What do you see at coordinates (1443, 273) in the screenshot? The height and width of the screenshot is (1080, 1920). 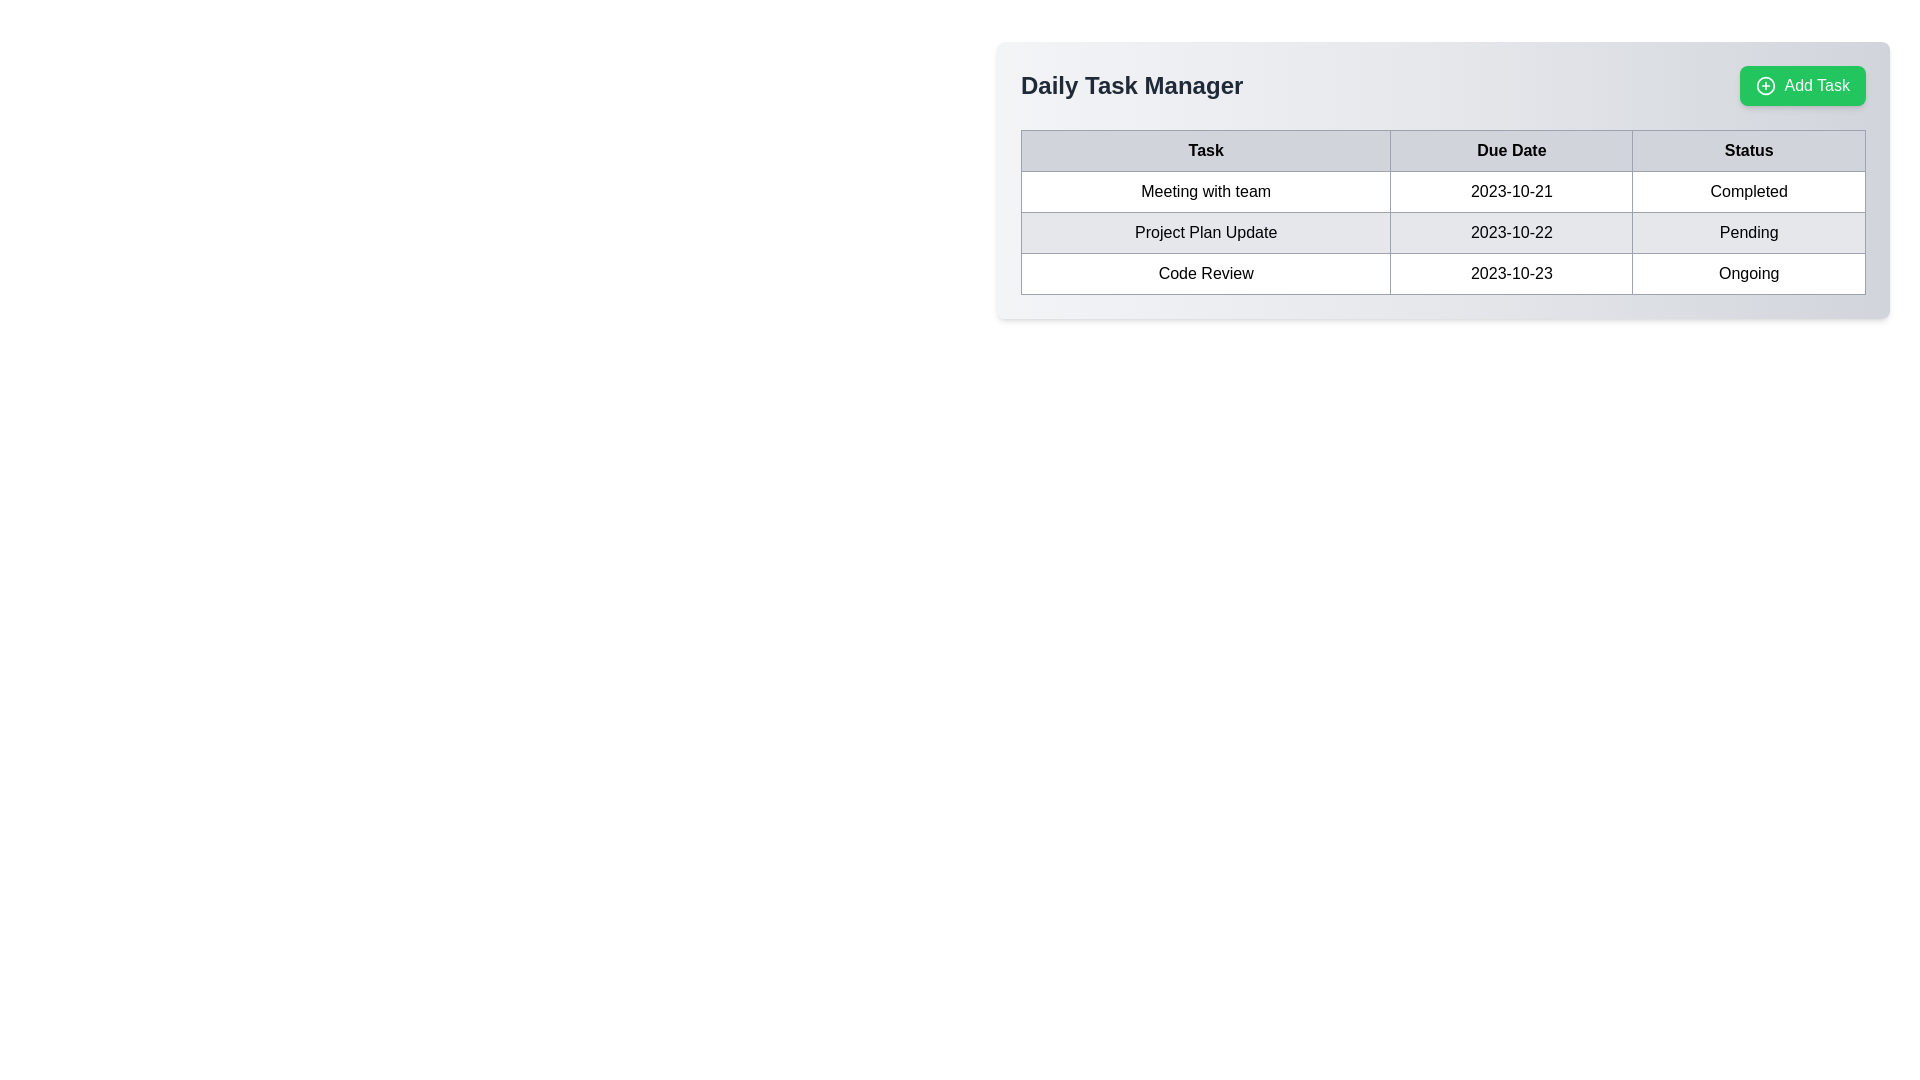 I see `the third row of the table containing the task 'Code Review', due date '2023-10-23', and status 'Ongoing'` at bounding box center [1443, 273].